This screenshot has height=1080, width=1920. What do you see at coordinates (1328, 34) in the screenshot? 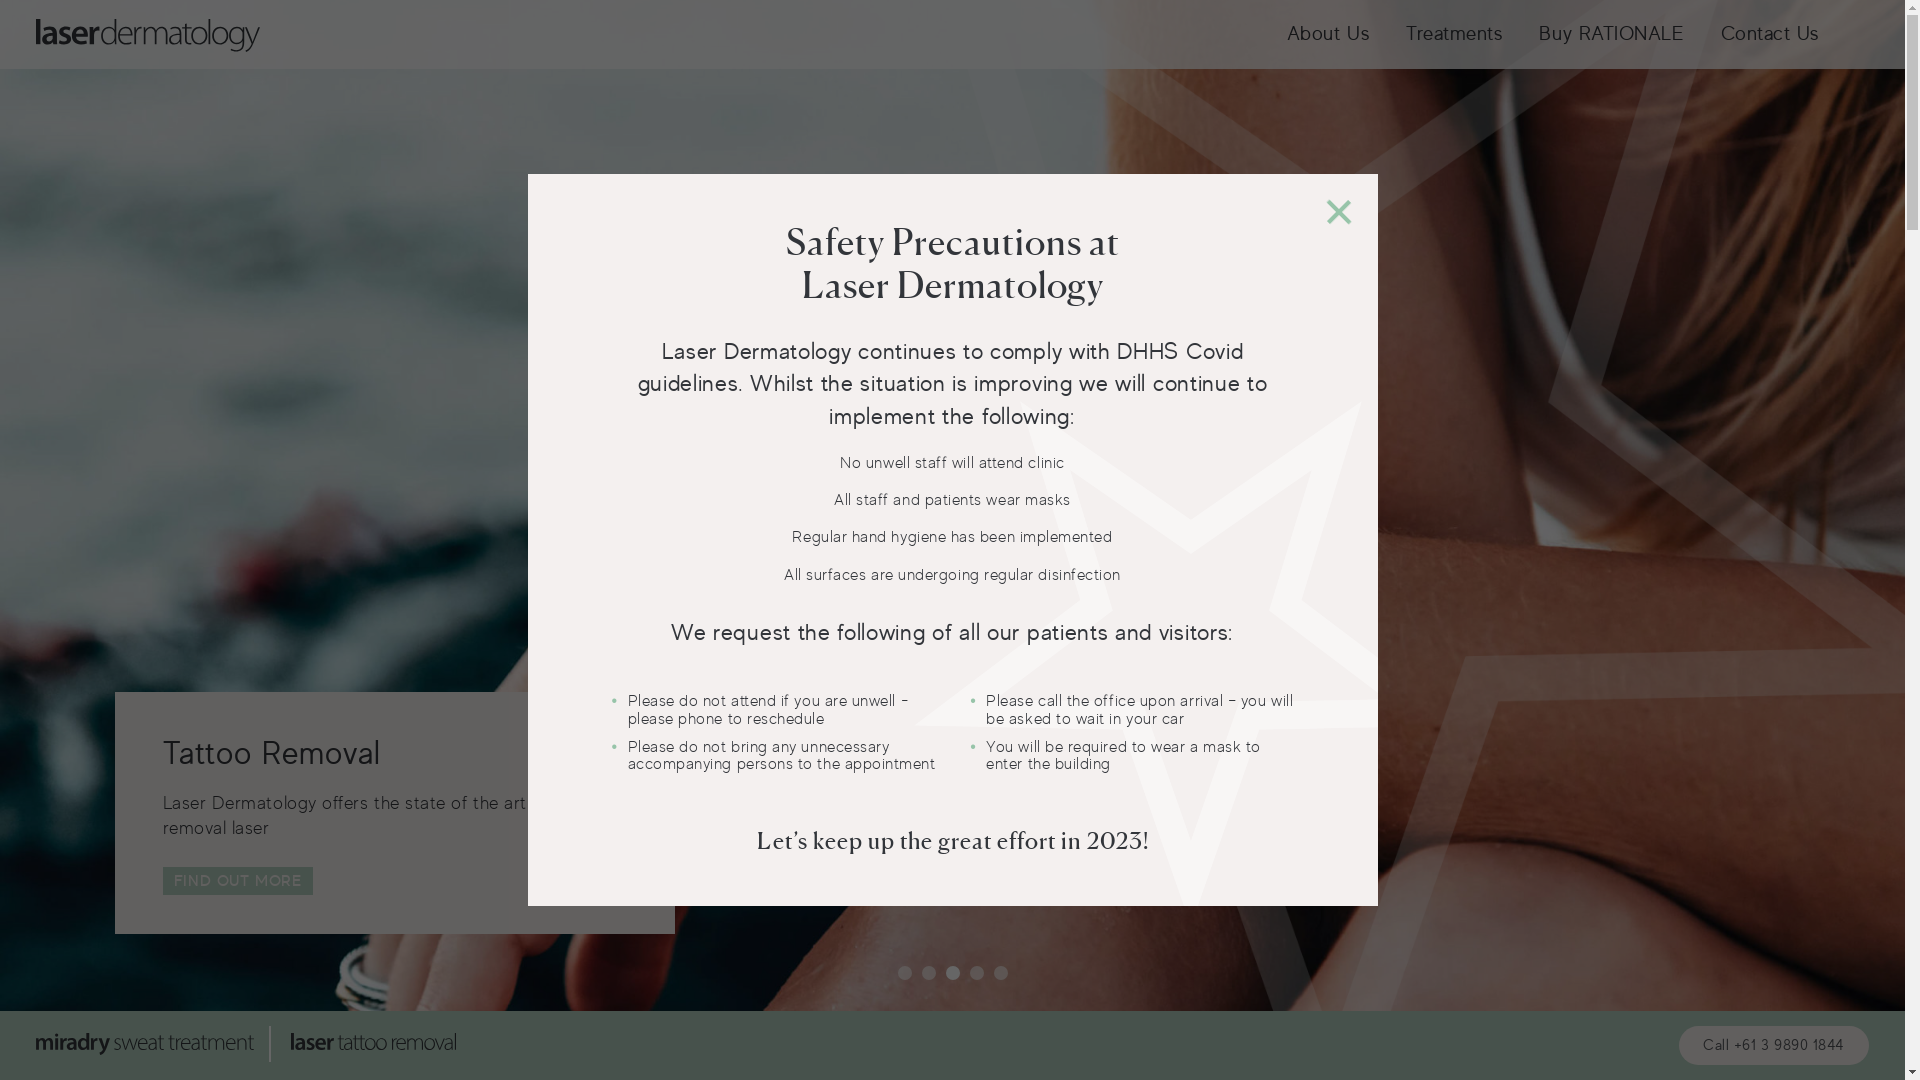
I see `'About Us'` at bounding box center [1328, 34].